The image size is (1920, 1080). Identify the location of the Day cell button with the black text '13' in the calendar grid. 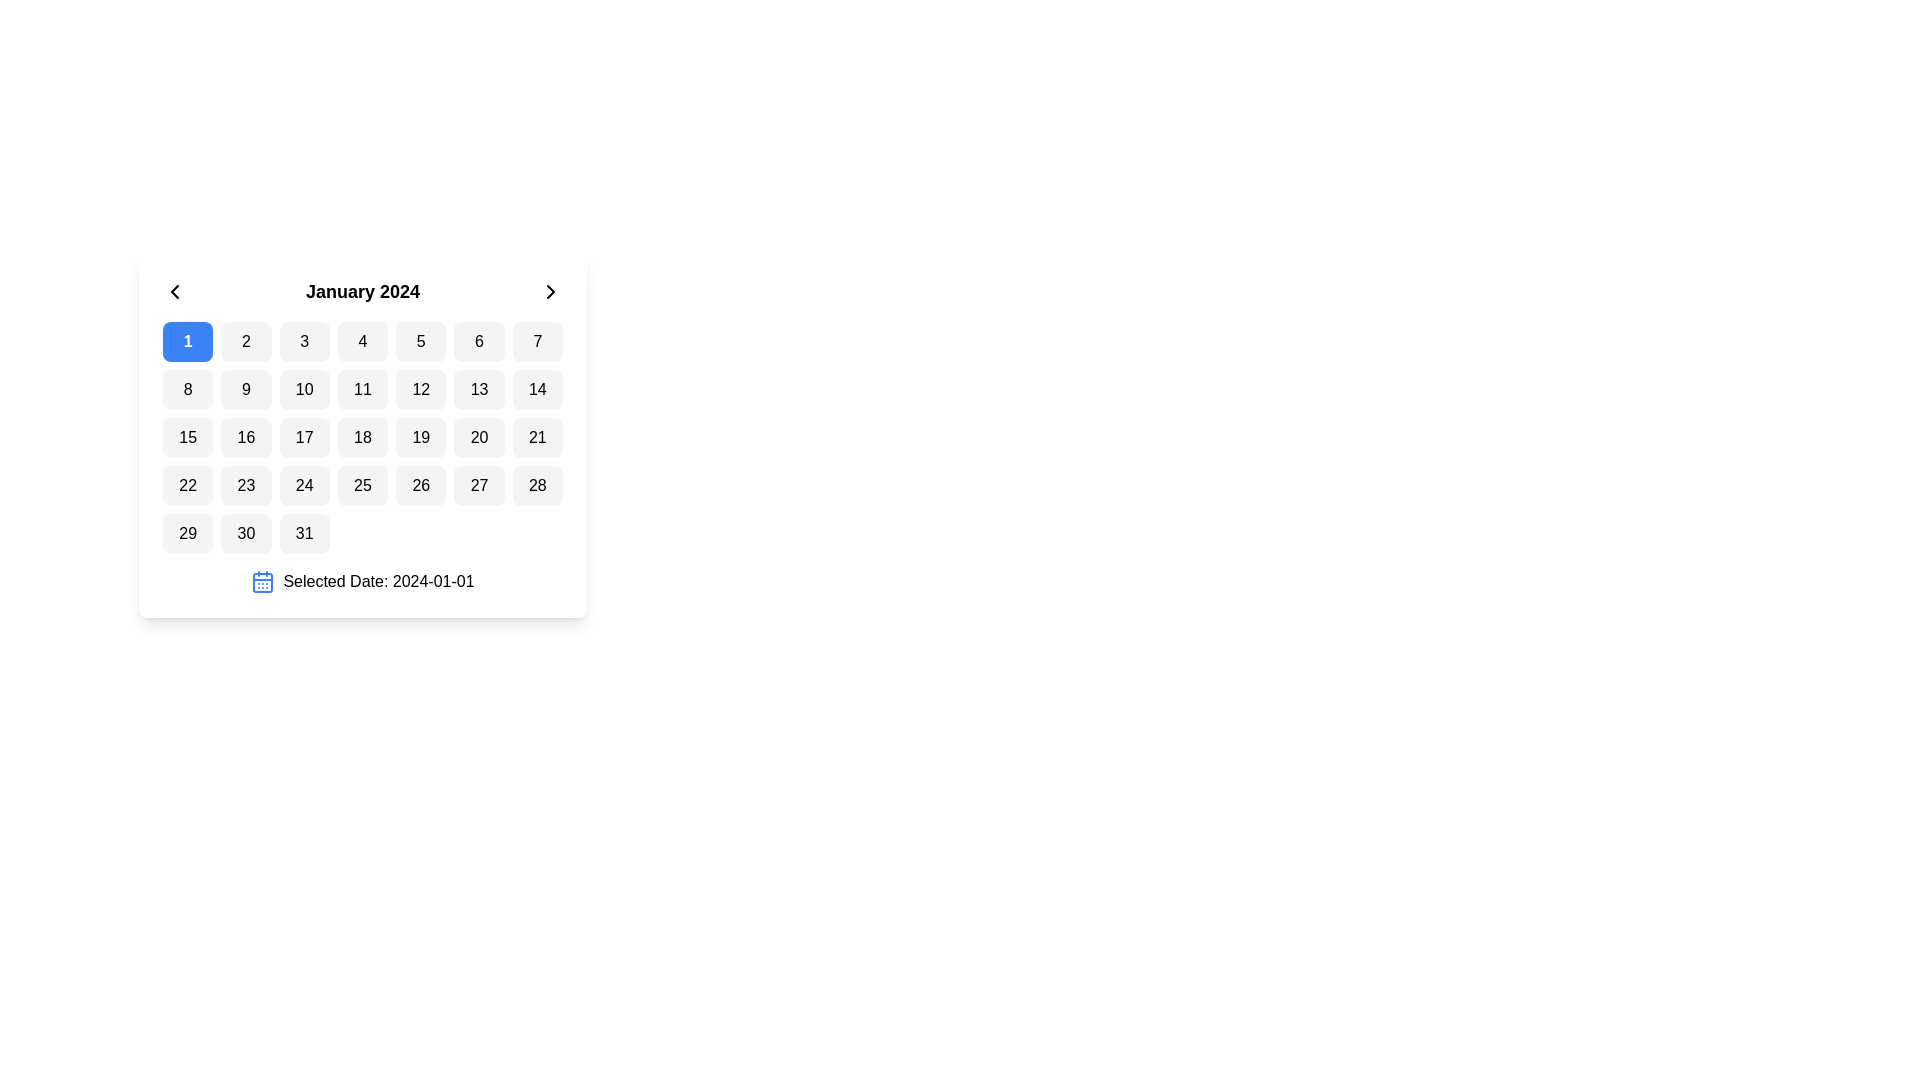
(478, 389).